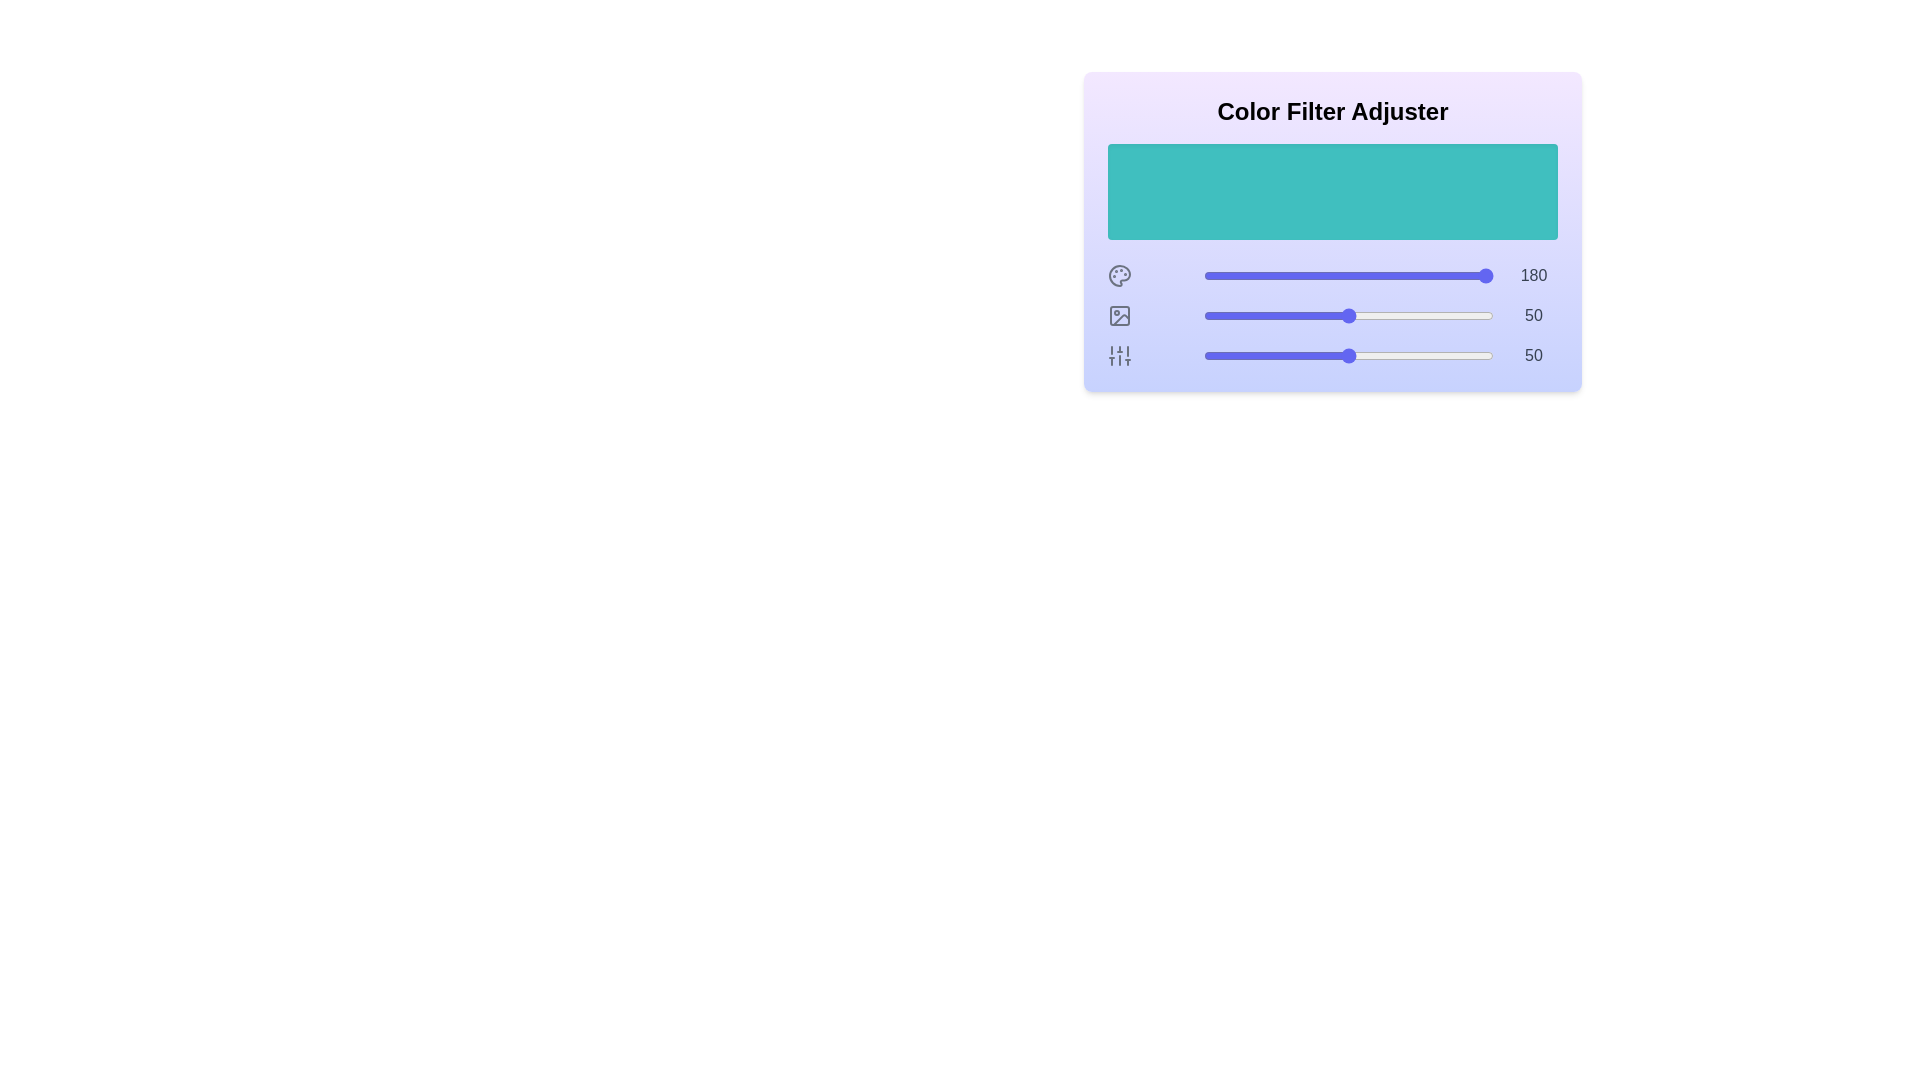 The image size is (1920, 1080). Describe the element at coordinates (1385, 315) in the screenshot. I see `the 1 slider to 63 to observe the color preview area` at that location.